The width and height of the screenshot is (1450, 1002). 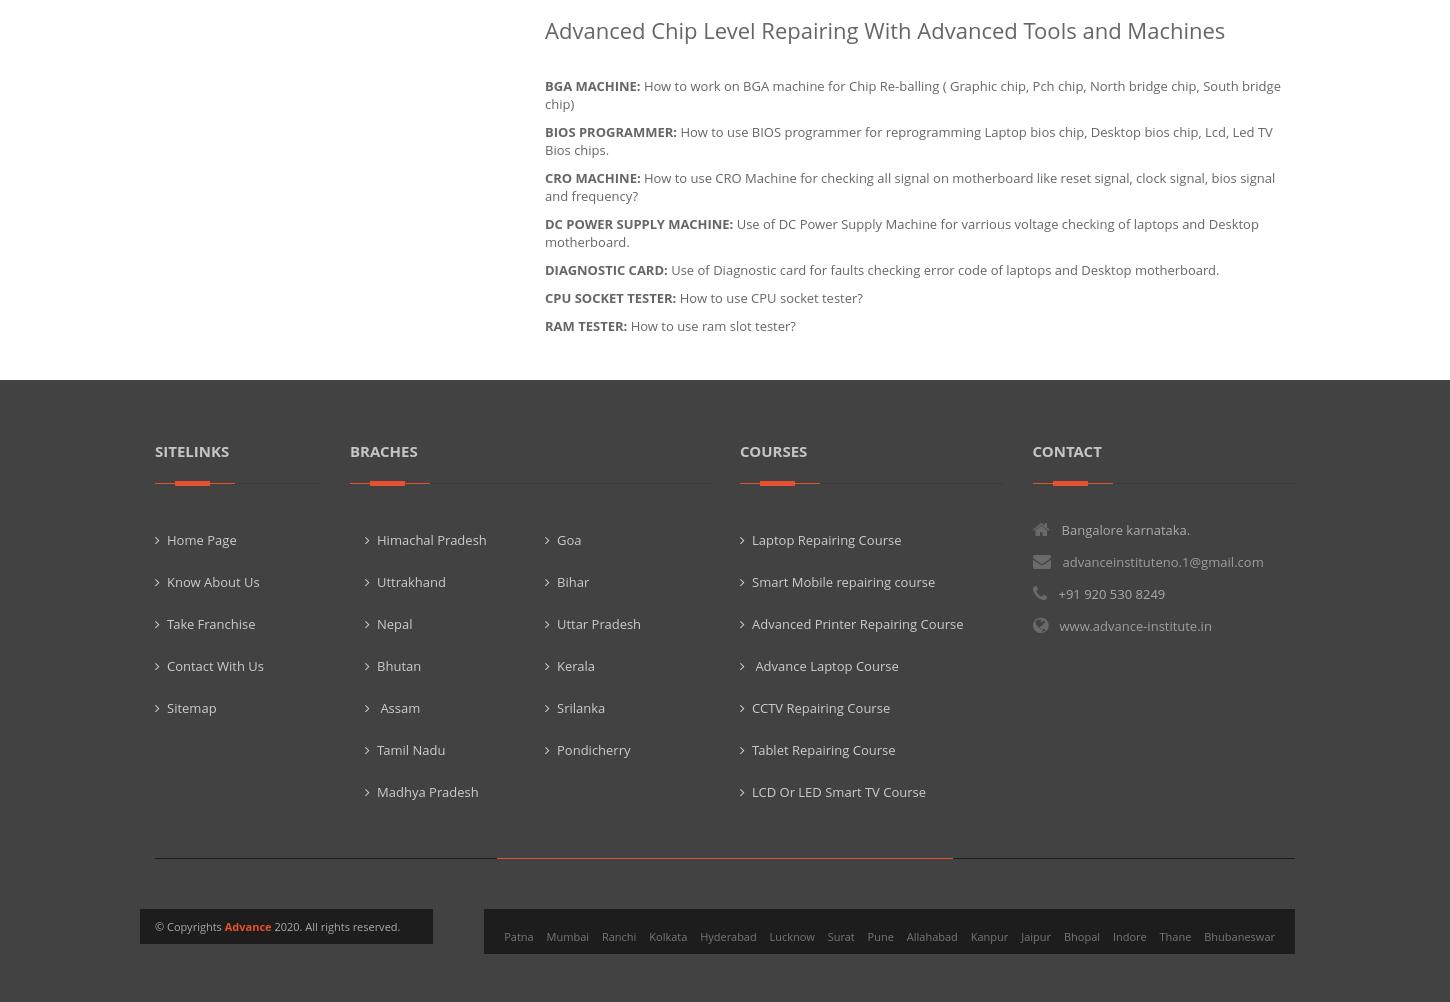 What do you see at coordinates (823, 748) in the screenshot?
I see `'Tablet Repairing Course'` at bounding box center [823, 748].